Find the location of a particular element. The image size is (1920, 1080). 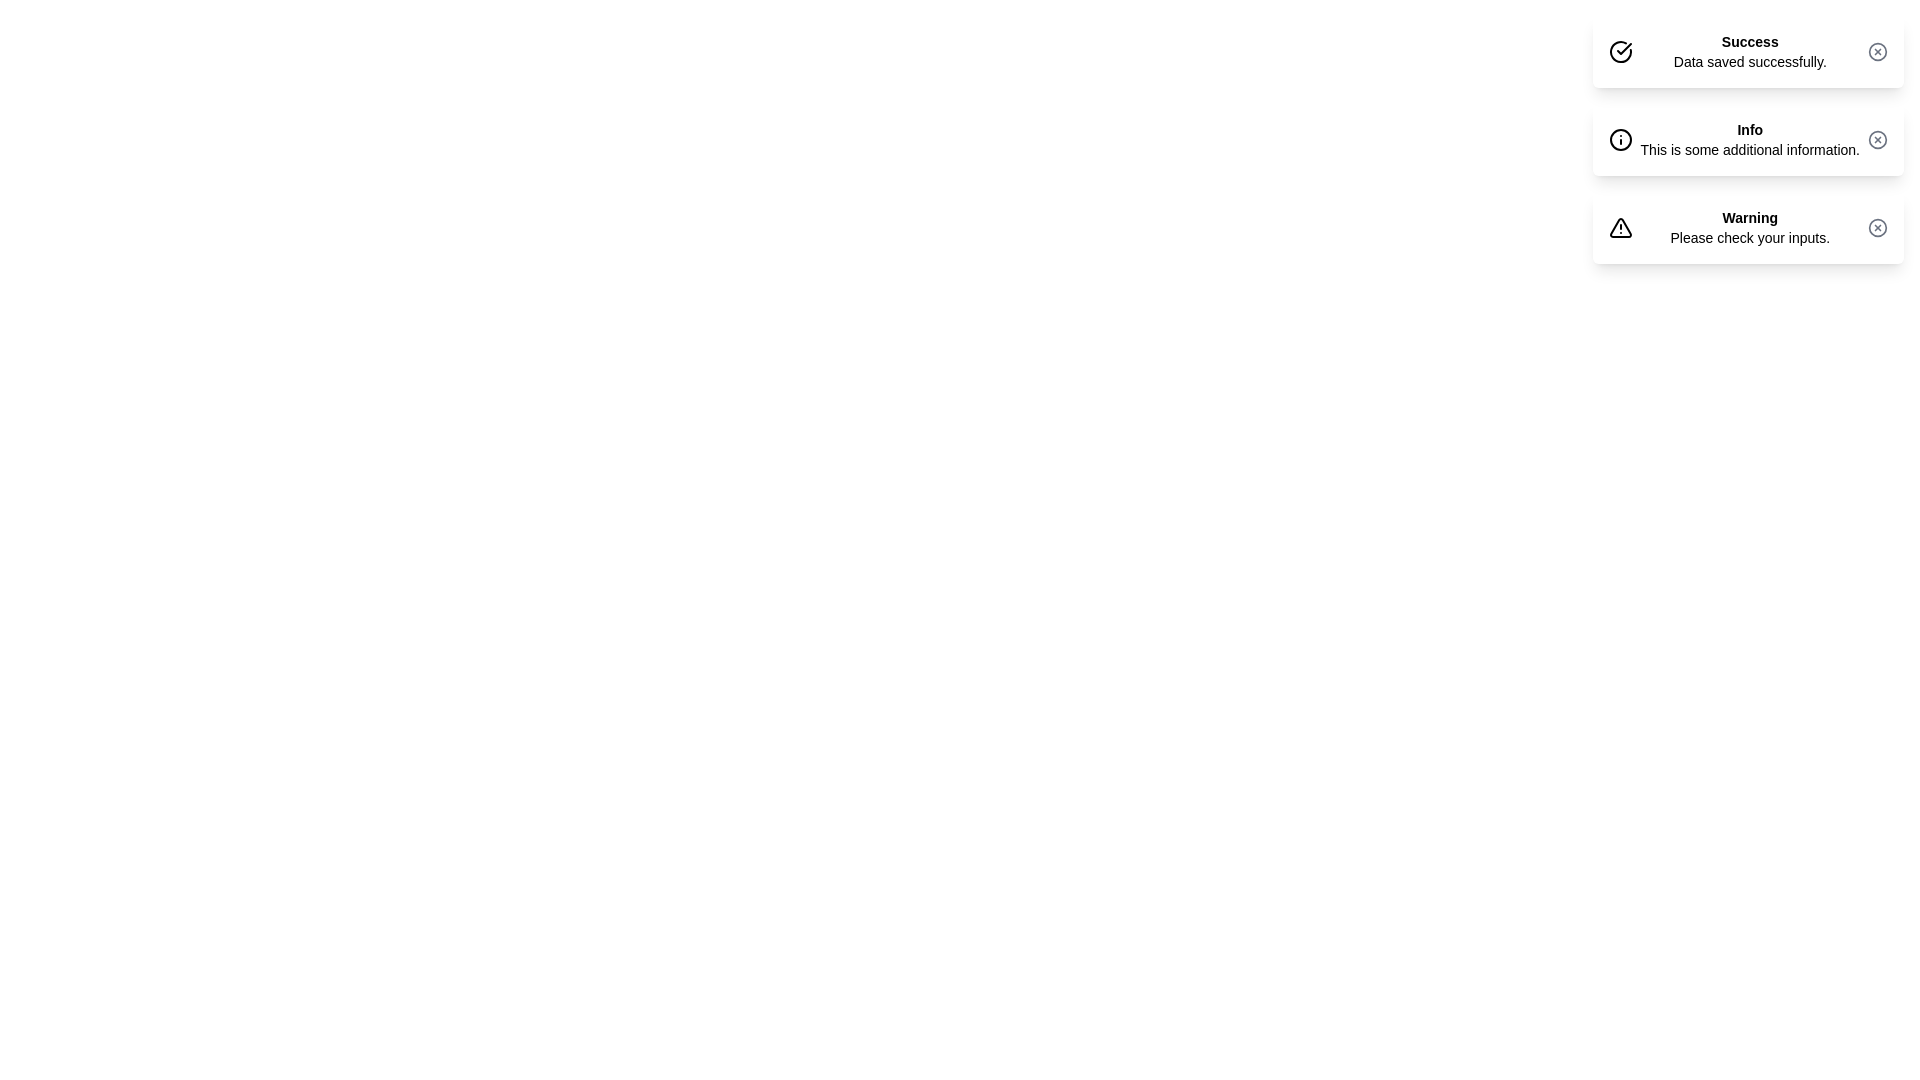

status message text label that conveys a success message indicating that data has been successfully saved, which is located below the title 'Success' in the notification component is located at coordinates (1749, 60).